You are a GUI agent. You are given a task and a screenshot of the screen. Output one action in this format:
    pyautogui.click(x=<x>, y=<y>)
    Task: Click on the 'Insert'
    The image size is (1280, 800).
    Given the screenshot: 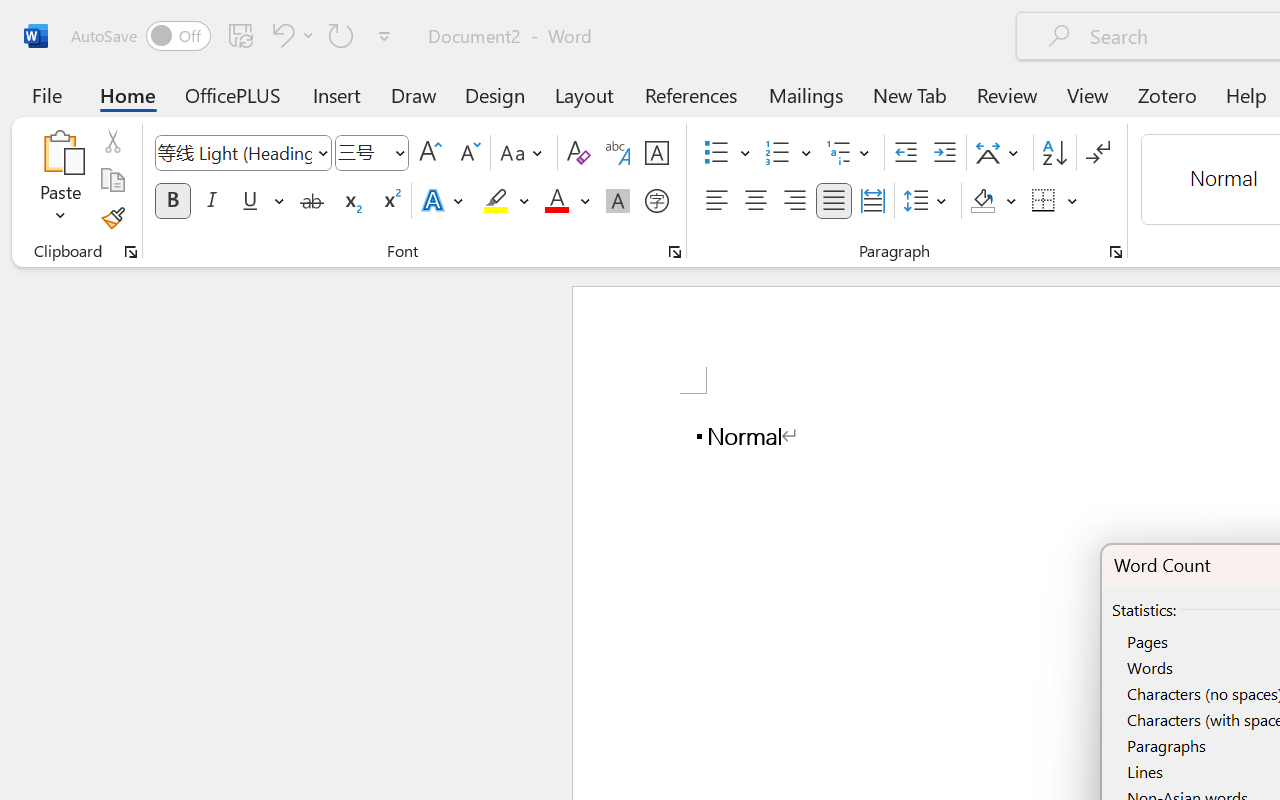 What is the action you would take?
    pyautogui.click(x=337, y=94)
    